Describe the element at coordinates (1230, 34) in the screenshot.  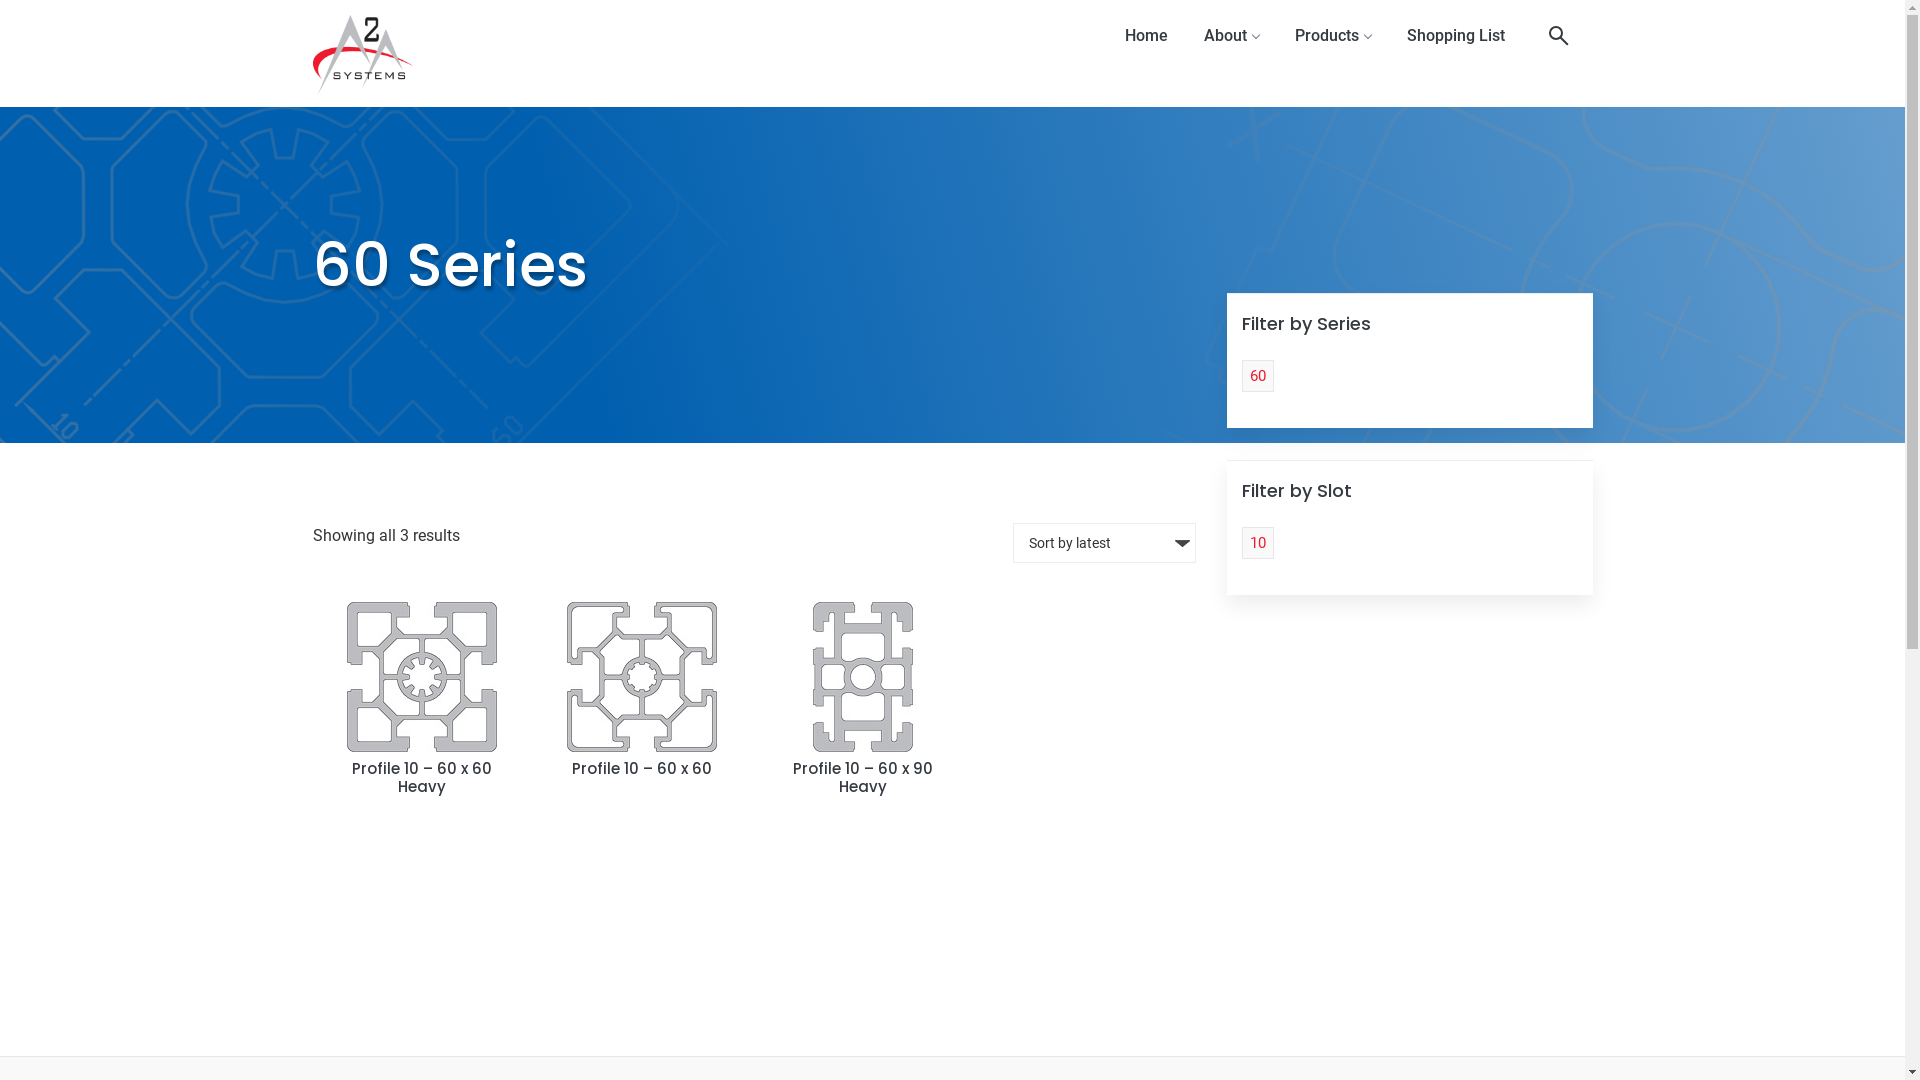
I see `'About'` at that location.